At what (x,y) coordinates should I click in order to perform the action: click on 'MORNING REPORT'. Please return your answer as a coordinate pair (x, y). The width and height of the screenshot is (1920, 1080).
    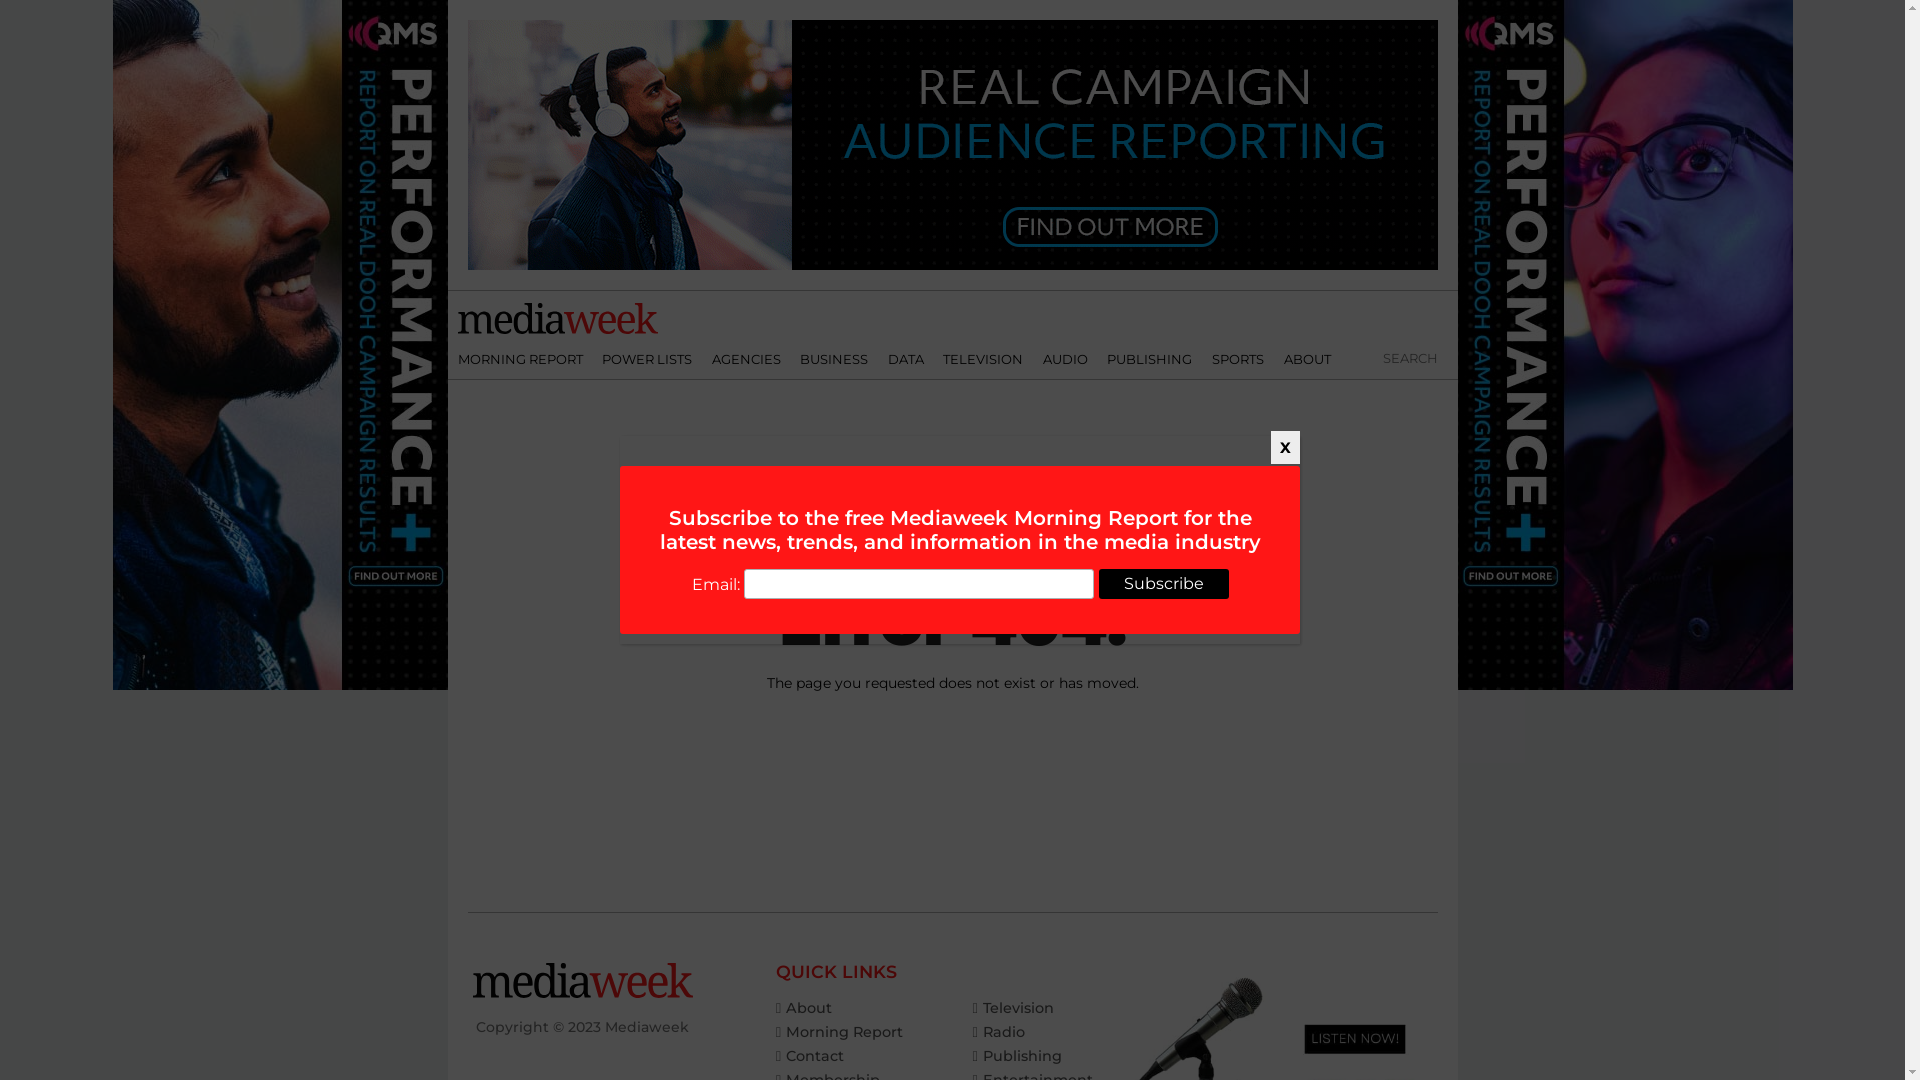
    Looking at the image, I should click on (520, 357).